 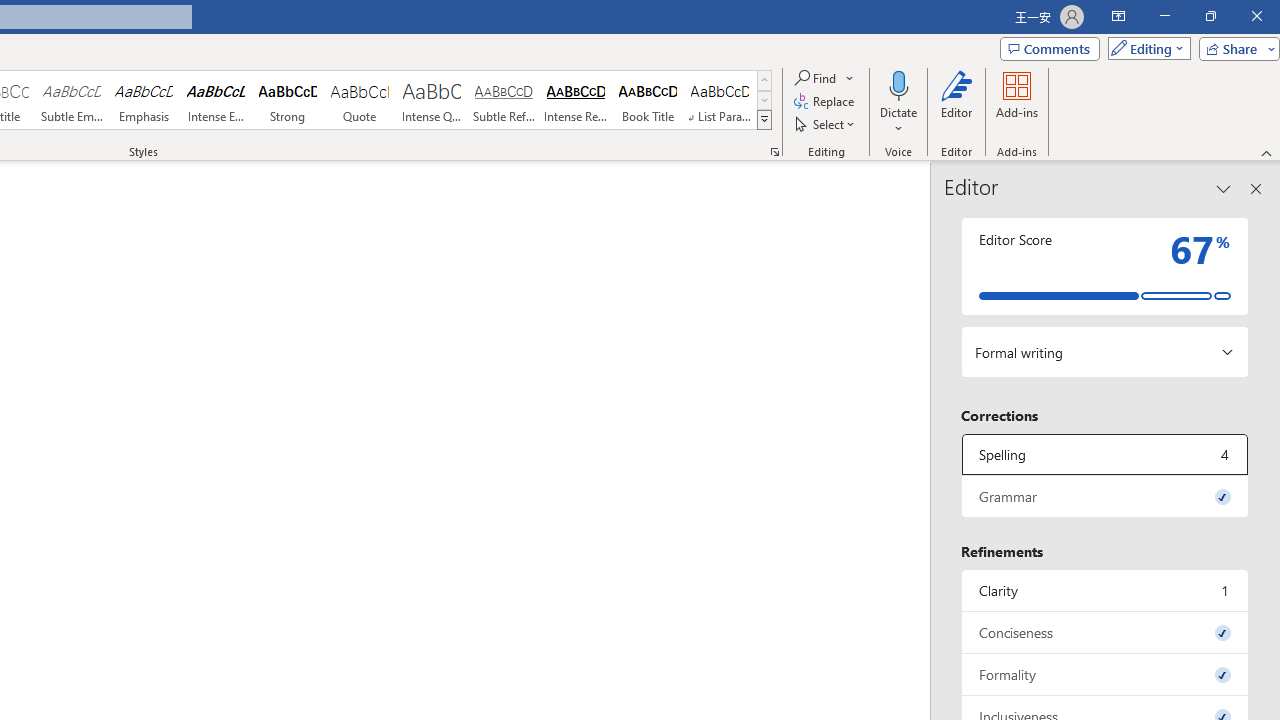 What do you see at coordinates (71, 100) in the screenshot?
I see `'Subtle Emphasis'` at bounding box center [71, 100].